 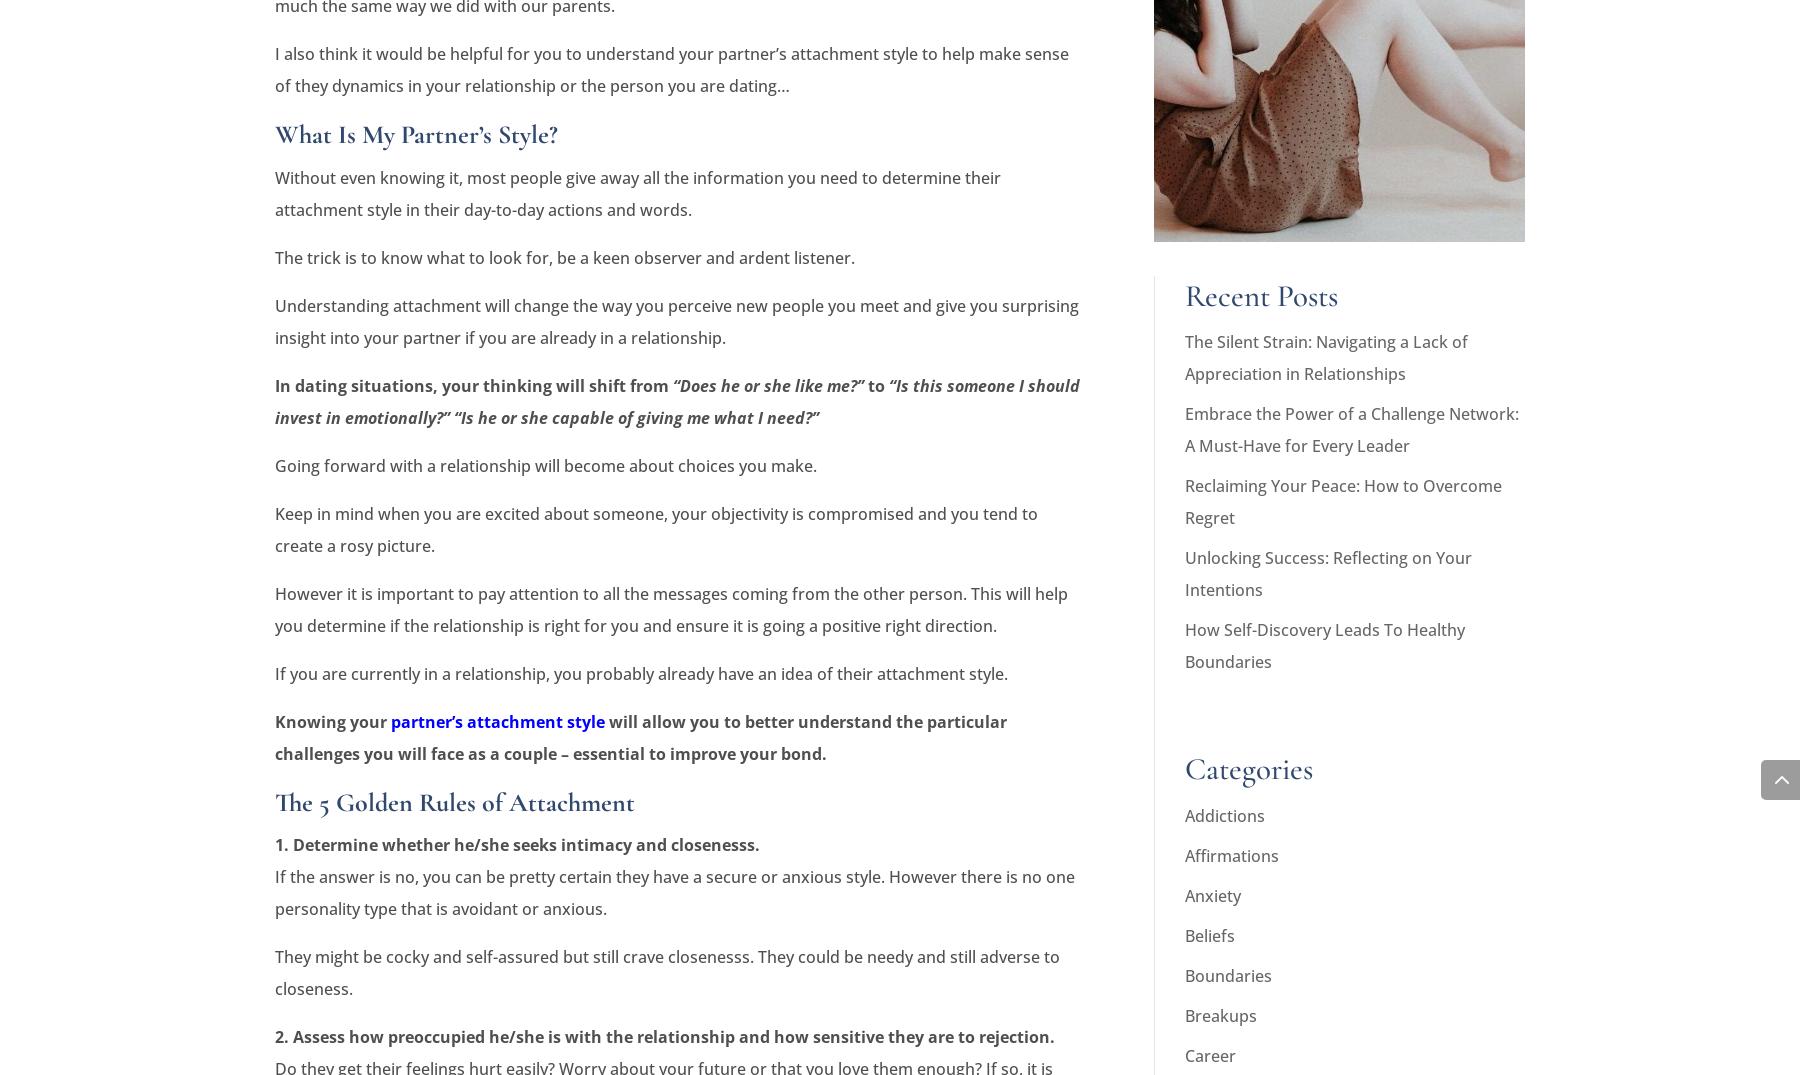 What do you see at coordinates (1219, 1014) in the screenshot?
I see `'Breakups'` at bounding box center [1219, 1014].